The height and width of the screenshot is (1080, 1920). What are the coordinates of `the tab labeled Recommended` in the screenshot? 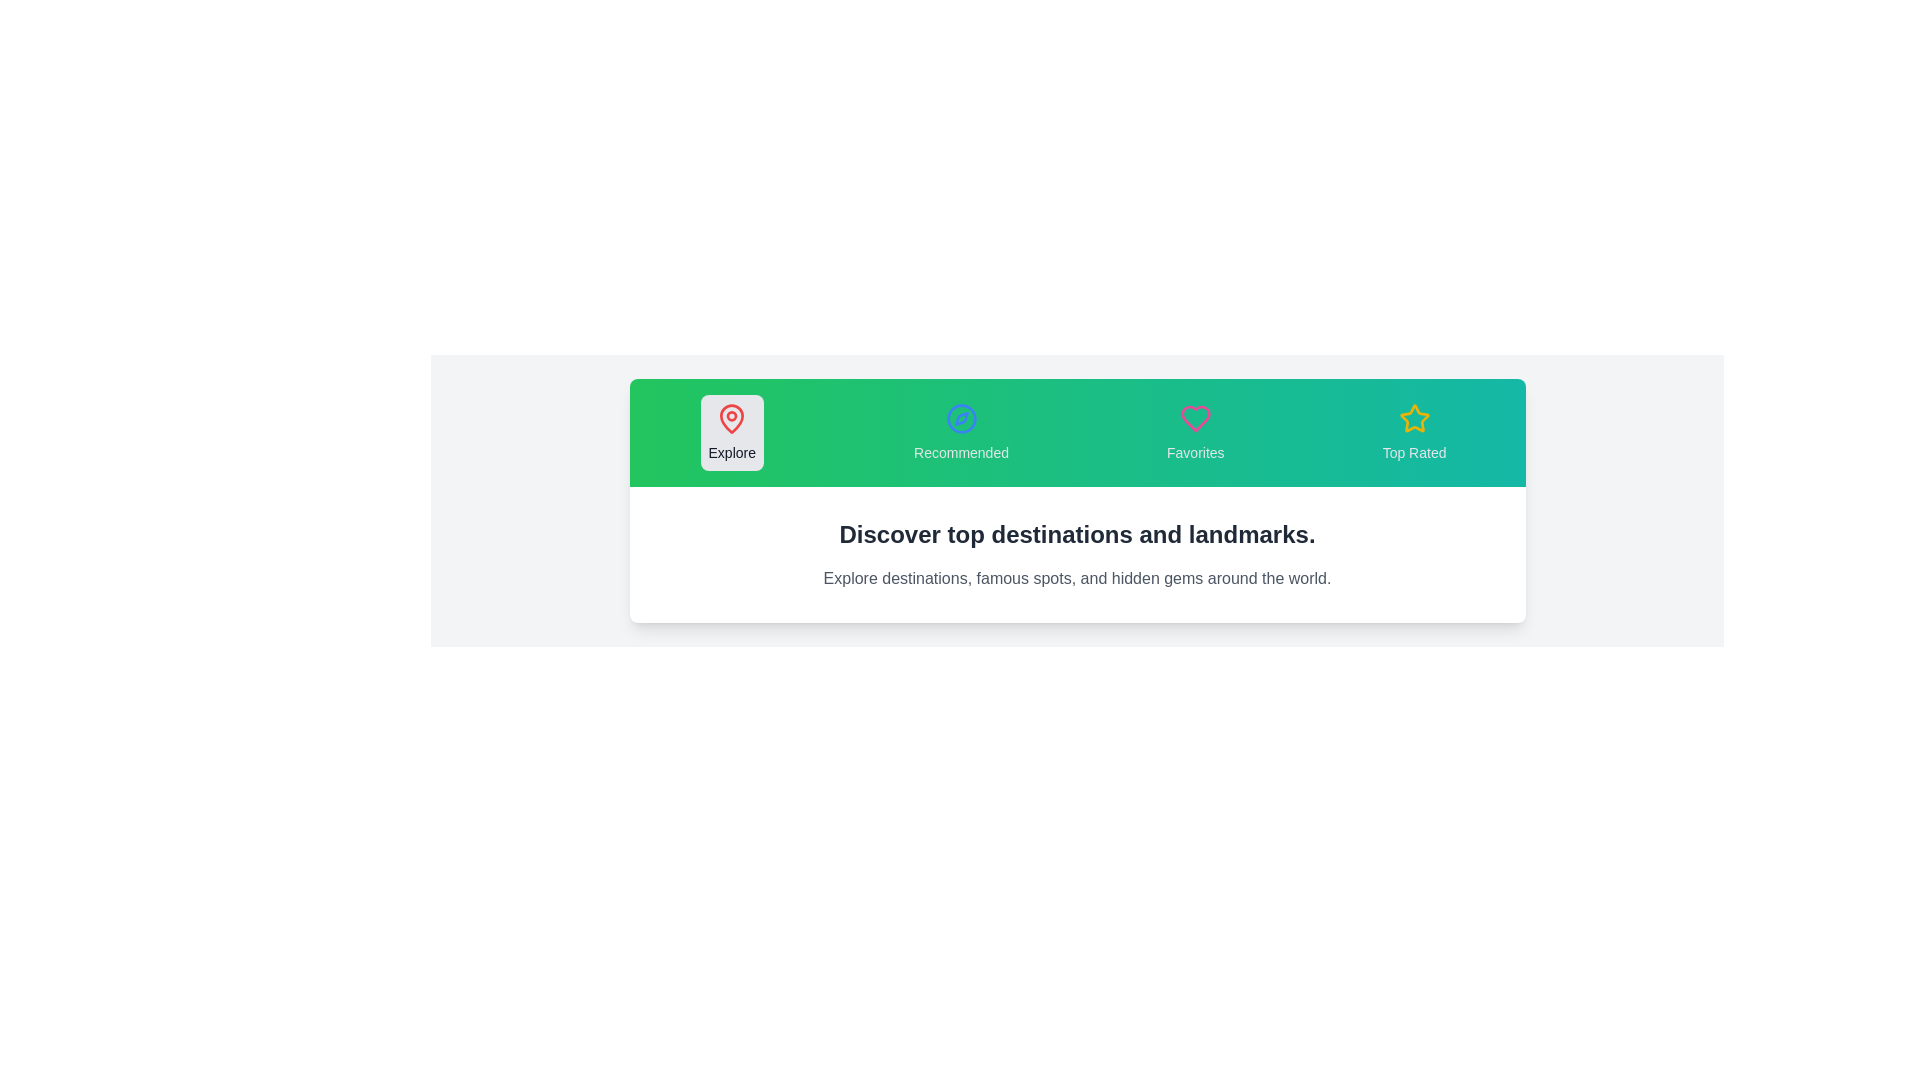 It's located at (961, 431).